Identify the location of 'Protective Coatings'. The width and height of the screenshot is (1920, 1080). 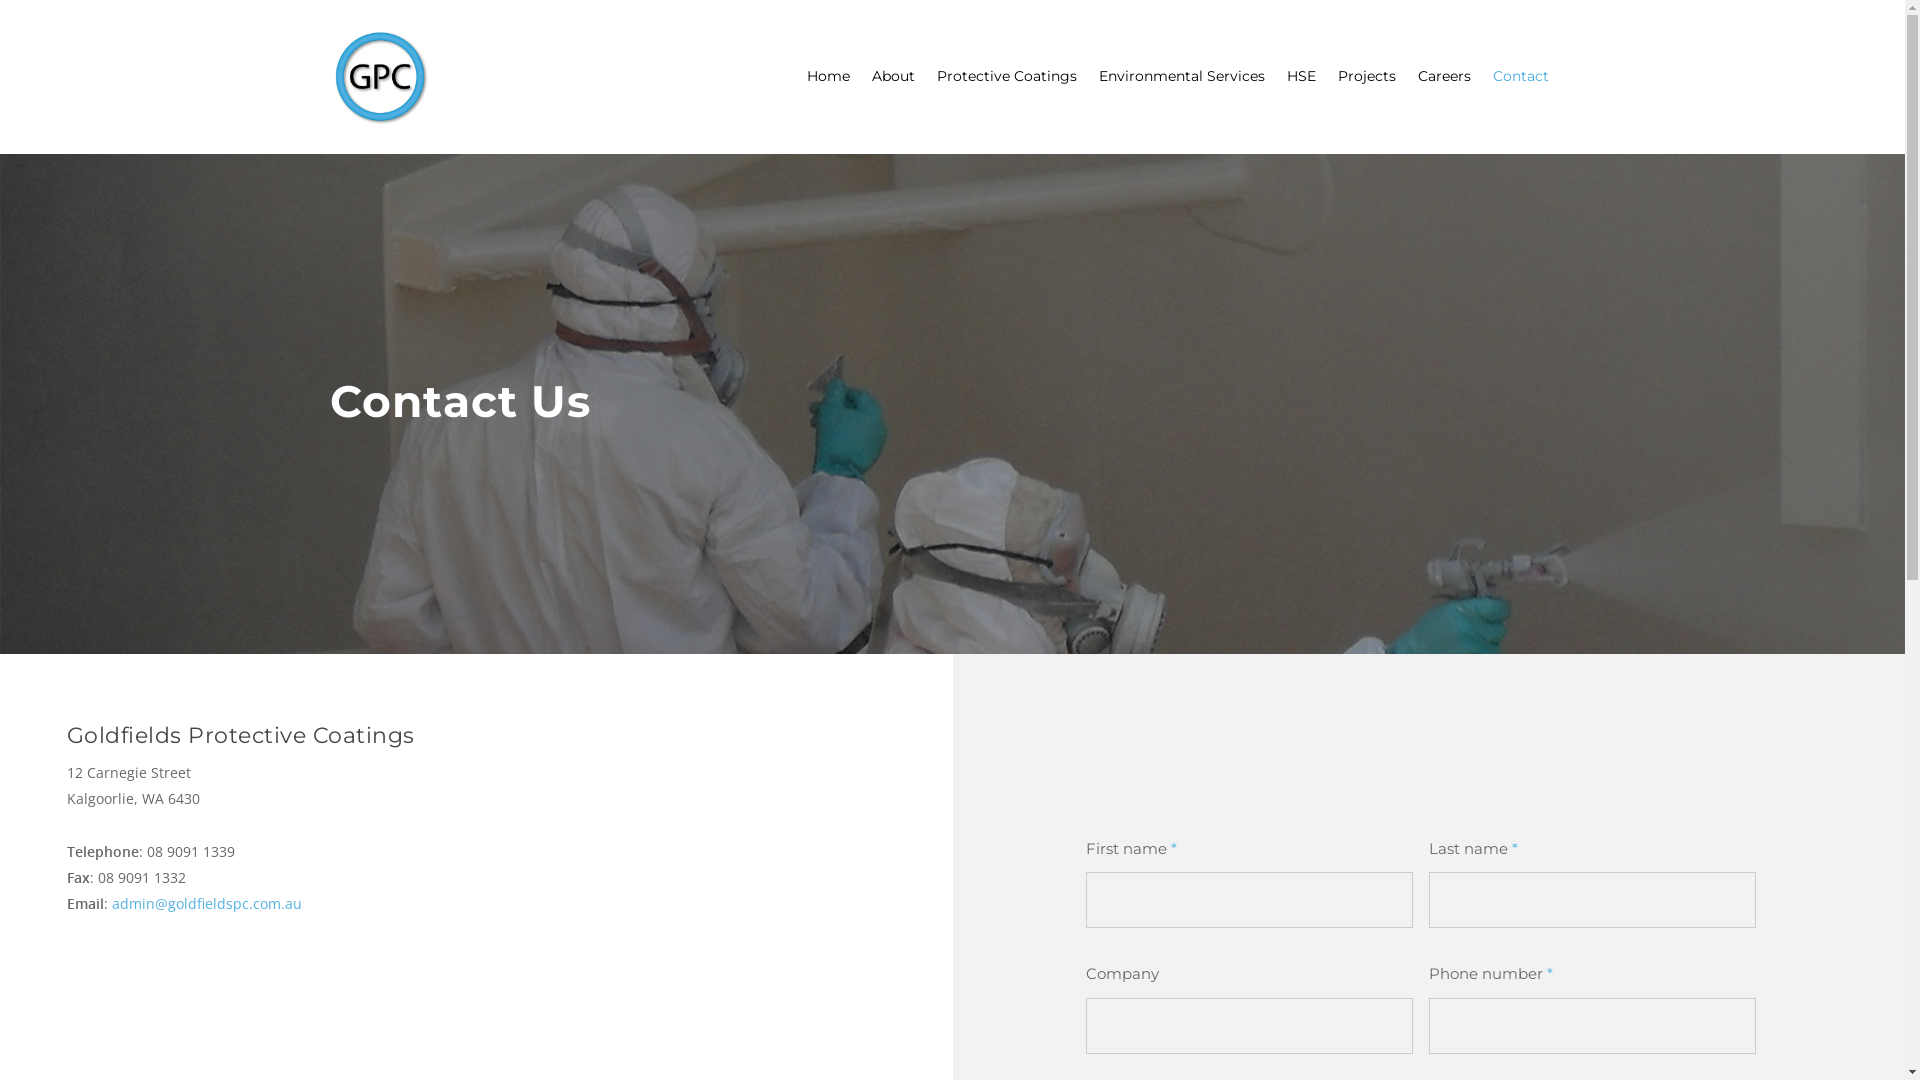
(1007, 91).